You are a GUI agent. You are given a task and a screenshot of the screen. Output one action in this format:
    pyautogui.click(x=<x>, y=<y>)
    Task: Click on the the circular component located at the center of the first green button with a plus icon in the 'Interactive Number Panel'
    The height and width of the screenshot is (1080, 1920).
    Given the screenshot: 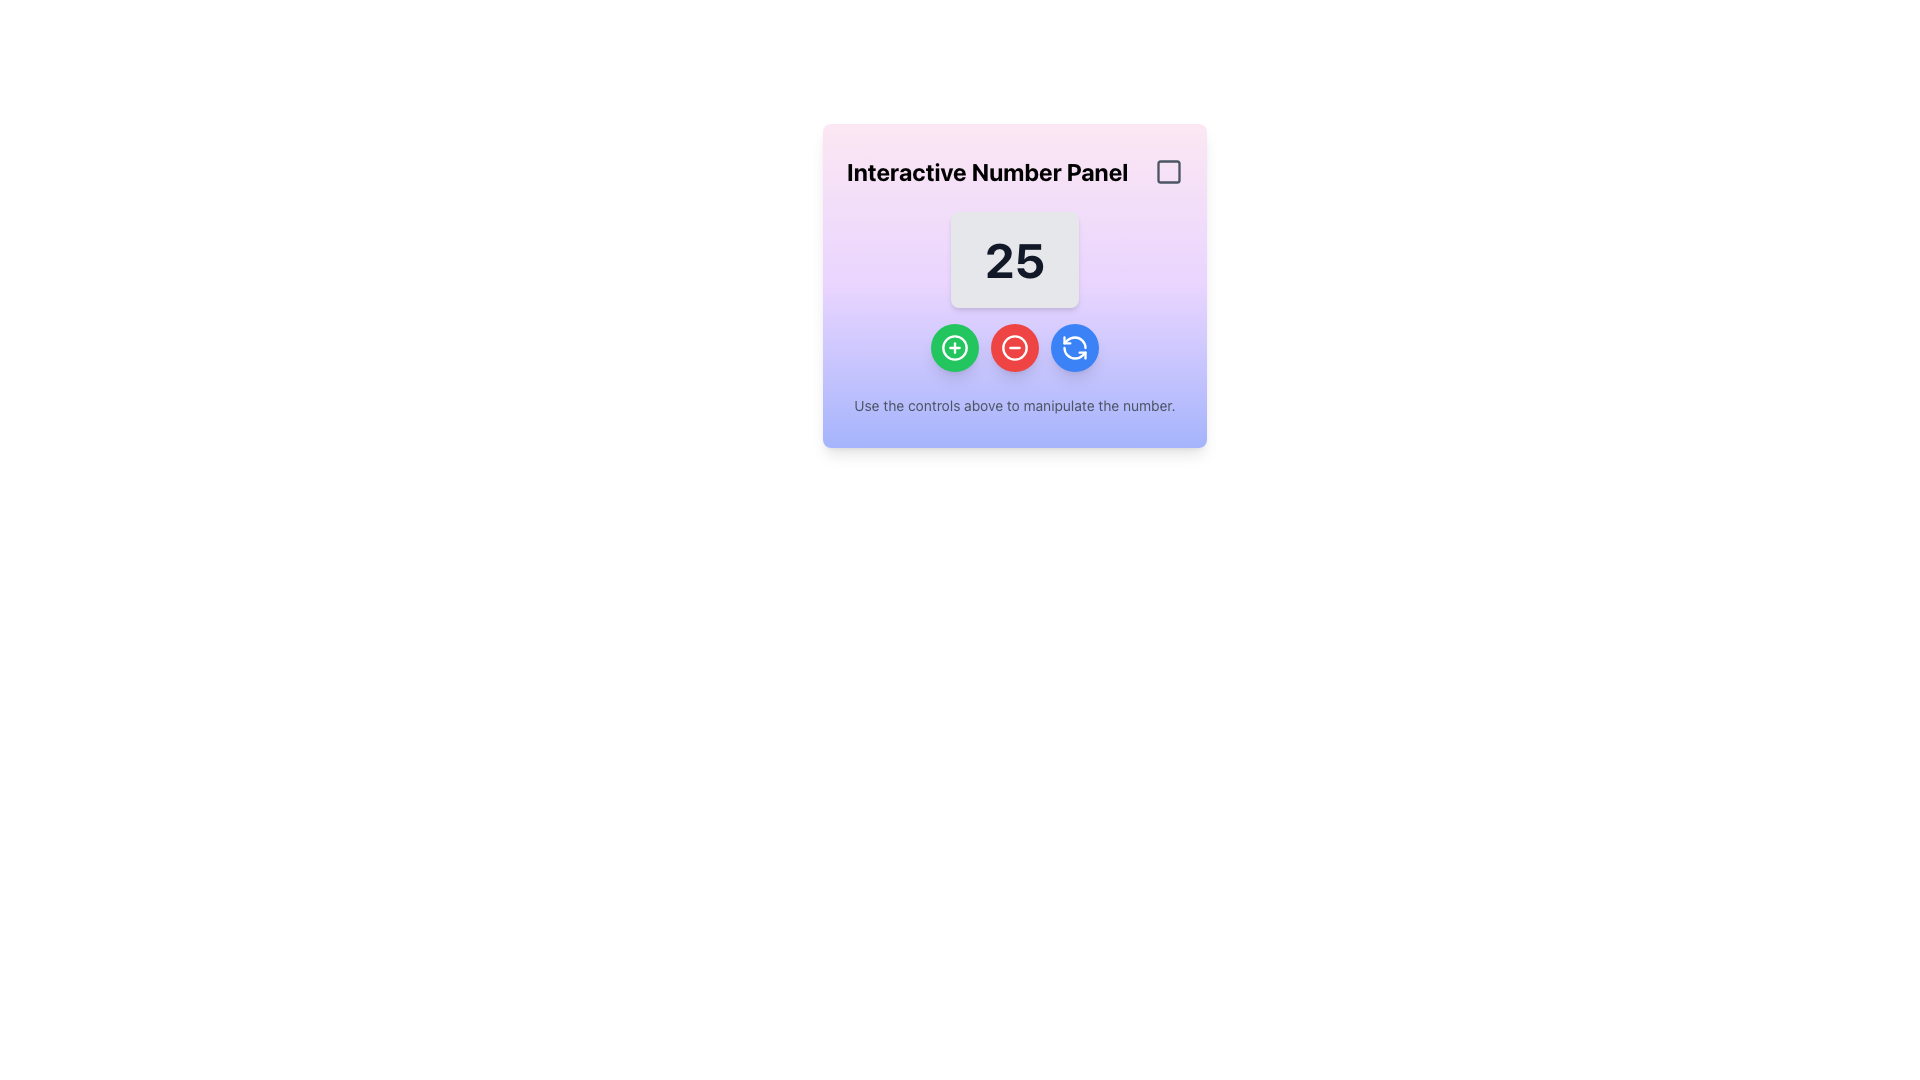 What is the action you would take?
    pyautogui.click(x=954, y=346)
    